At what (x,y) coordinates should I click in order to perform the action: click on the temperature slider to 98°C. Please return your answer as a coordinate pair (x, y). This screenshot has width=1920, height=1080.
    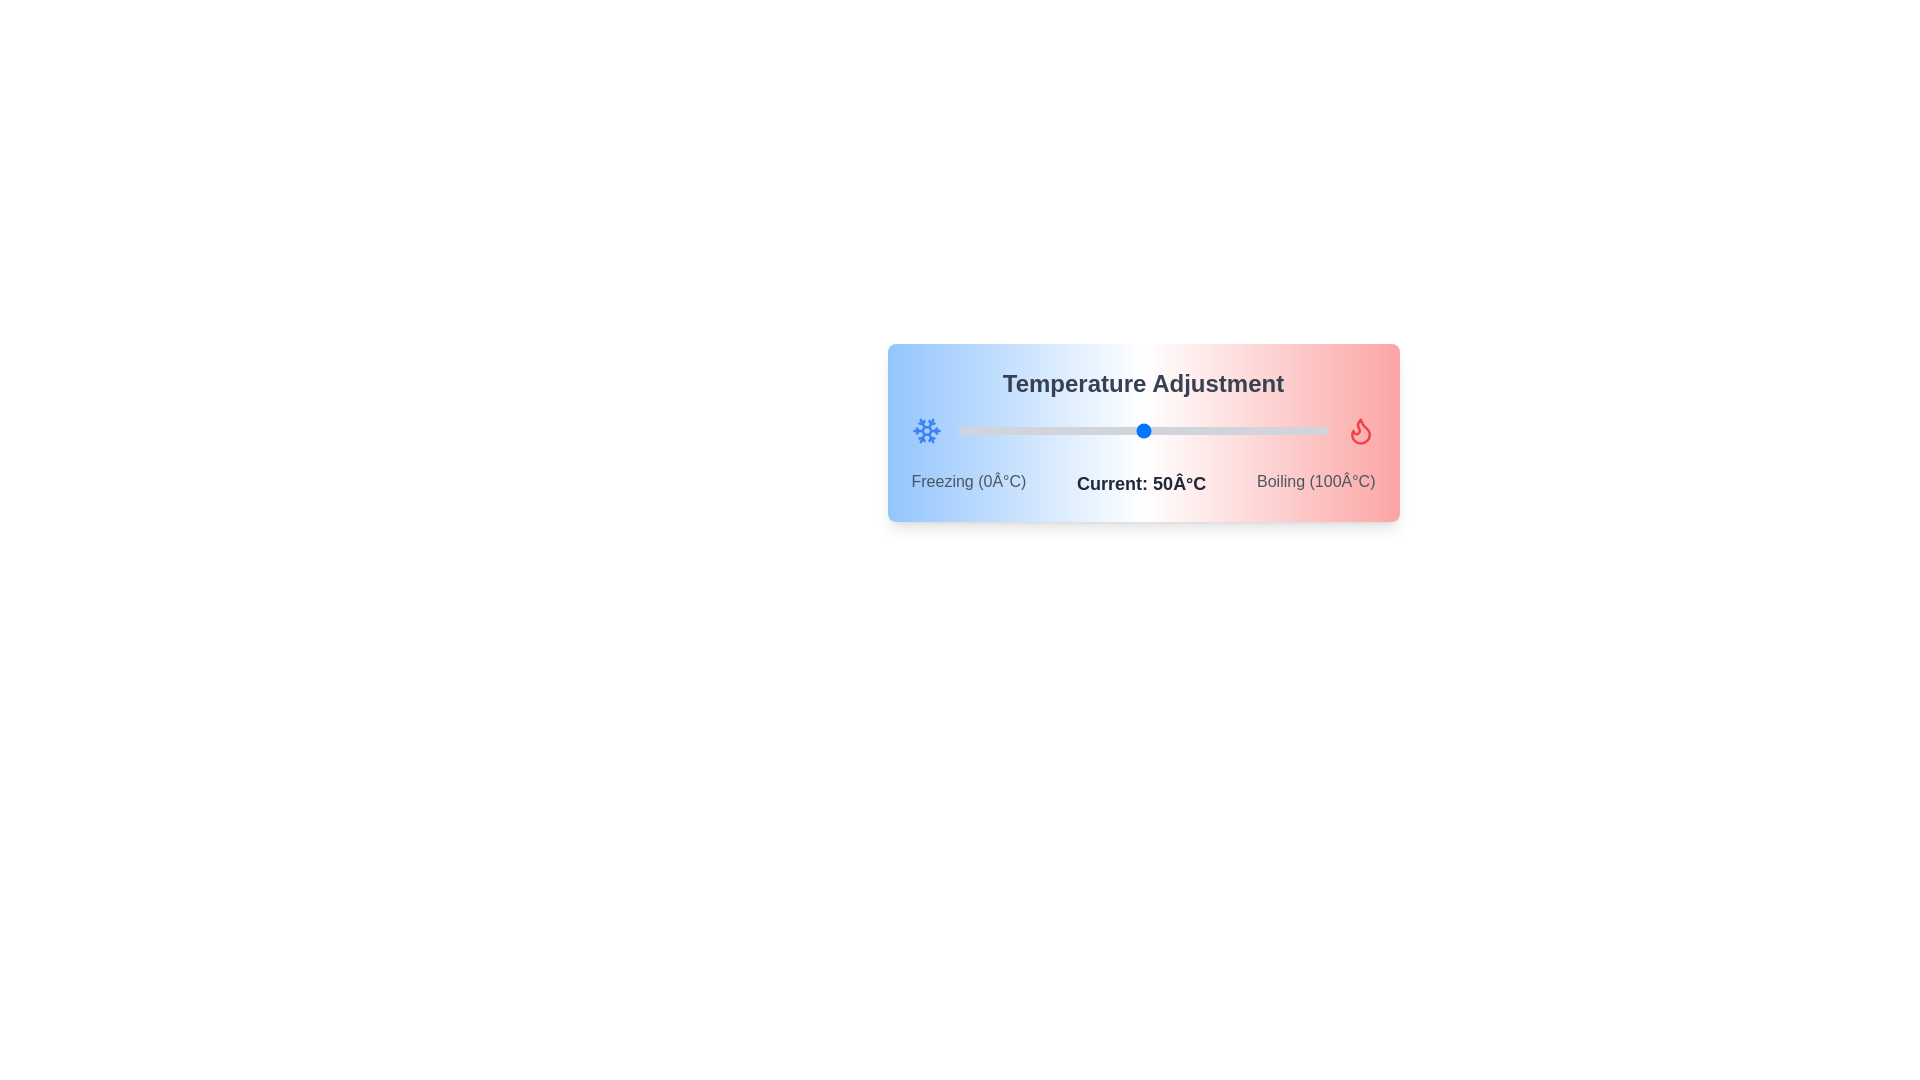
    Looking at the image, I should click on (1321, 430).